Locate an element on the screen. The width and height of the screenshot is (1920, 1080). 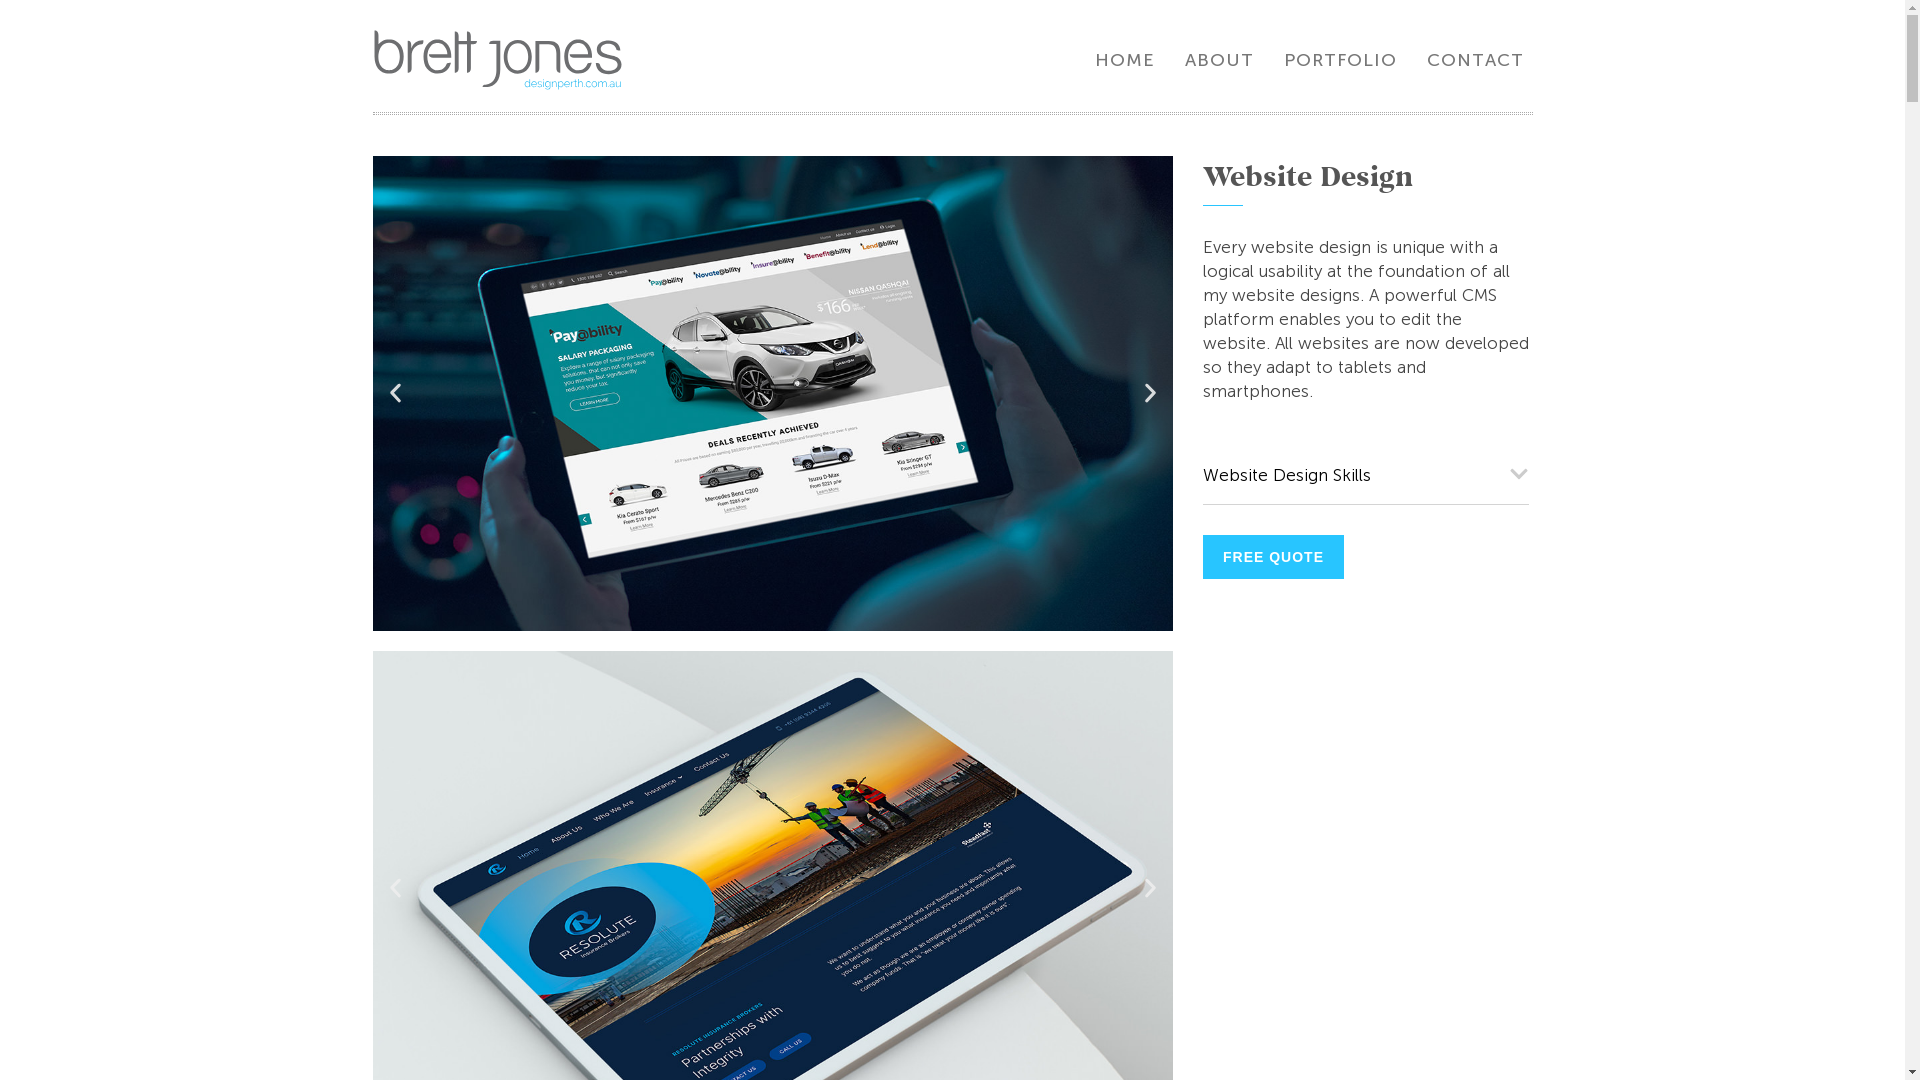
'ABOUT' is located at coordinates (1218, 59).